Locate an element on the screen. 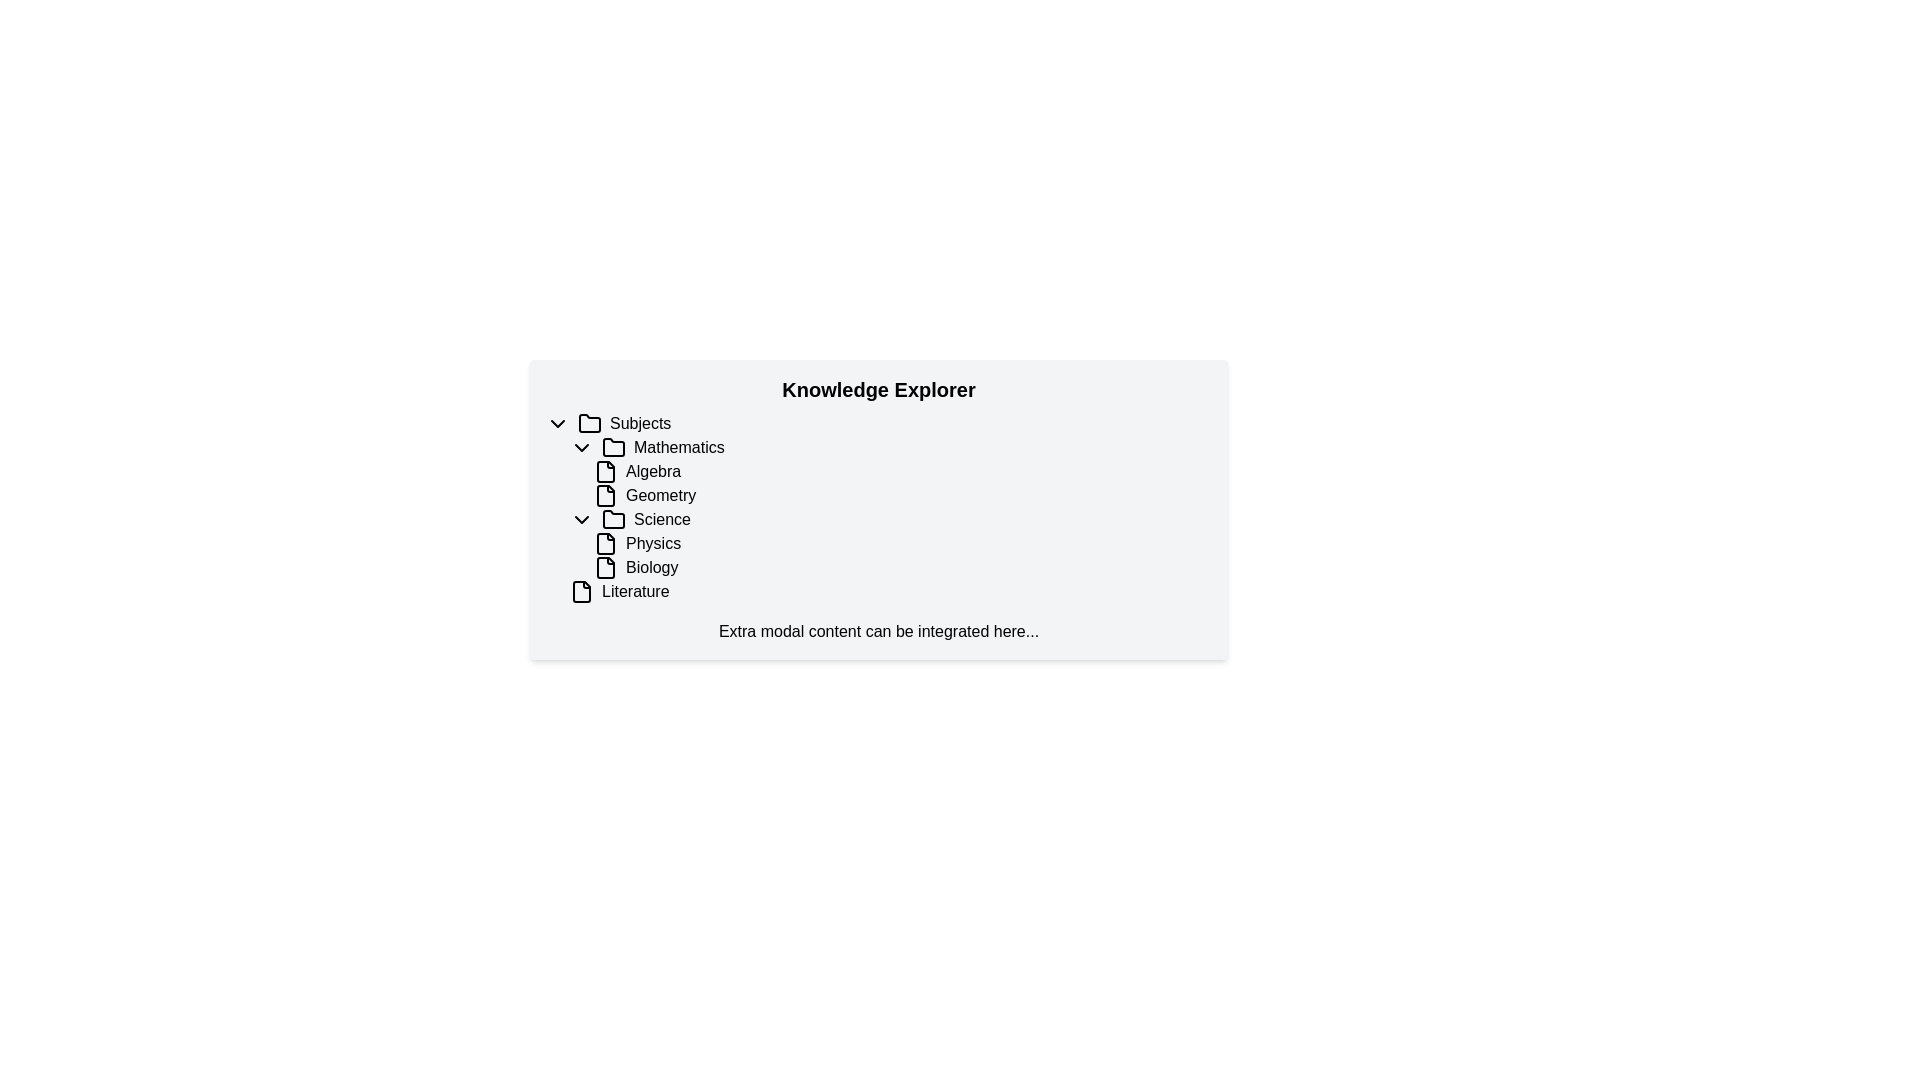 This screenshot has height=1080, width=1920. the document icon representing a file within the 'Literature' entry in the 'Knowledge Explorer' panel is located at coordinates (580, 590).